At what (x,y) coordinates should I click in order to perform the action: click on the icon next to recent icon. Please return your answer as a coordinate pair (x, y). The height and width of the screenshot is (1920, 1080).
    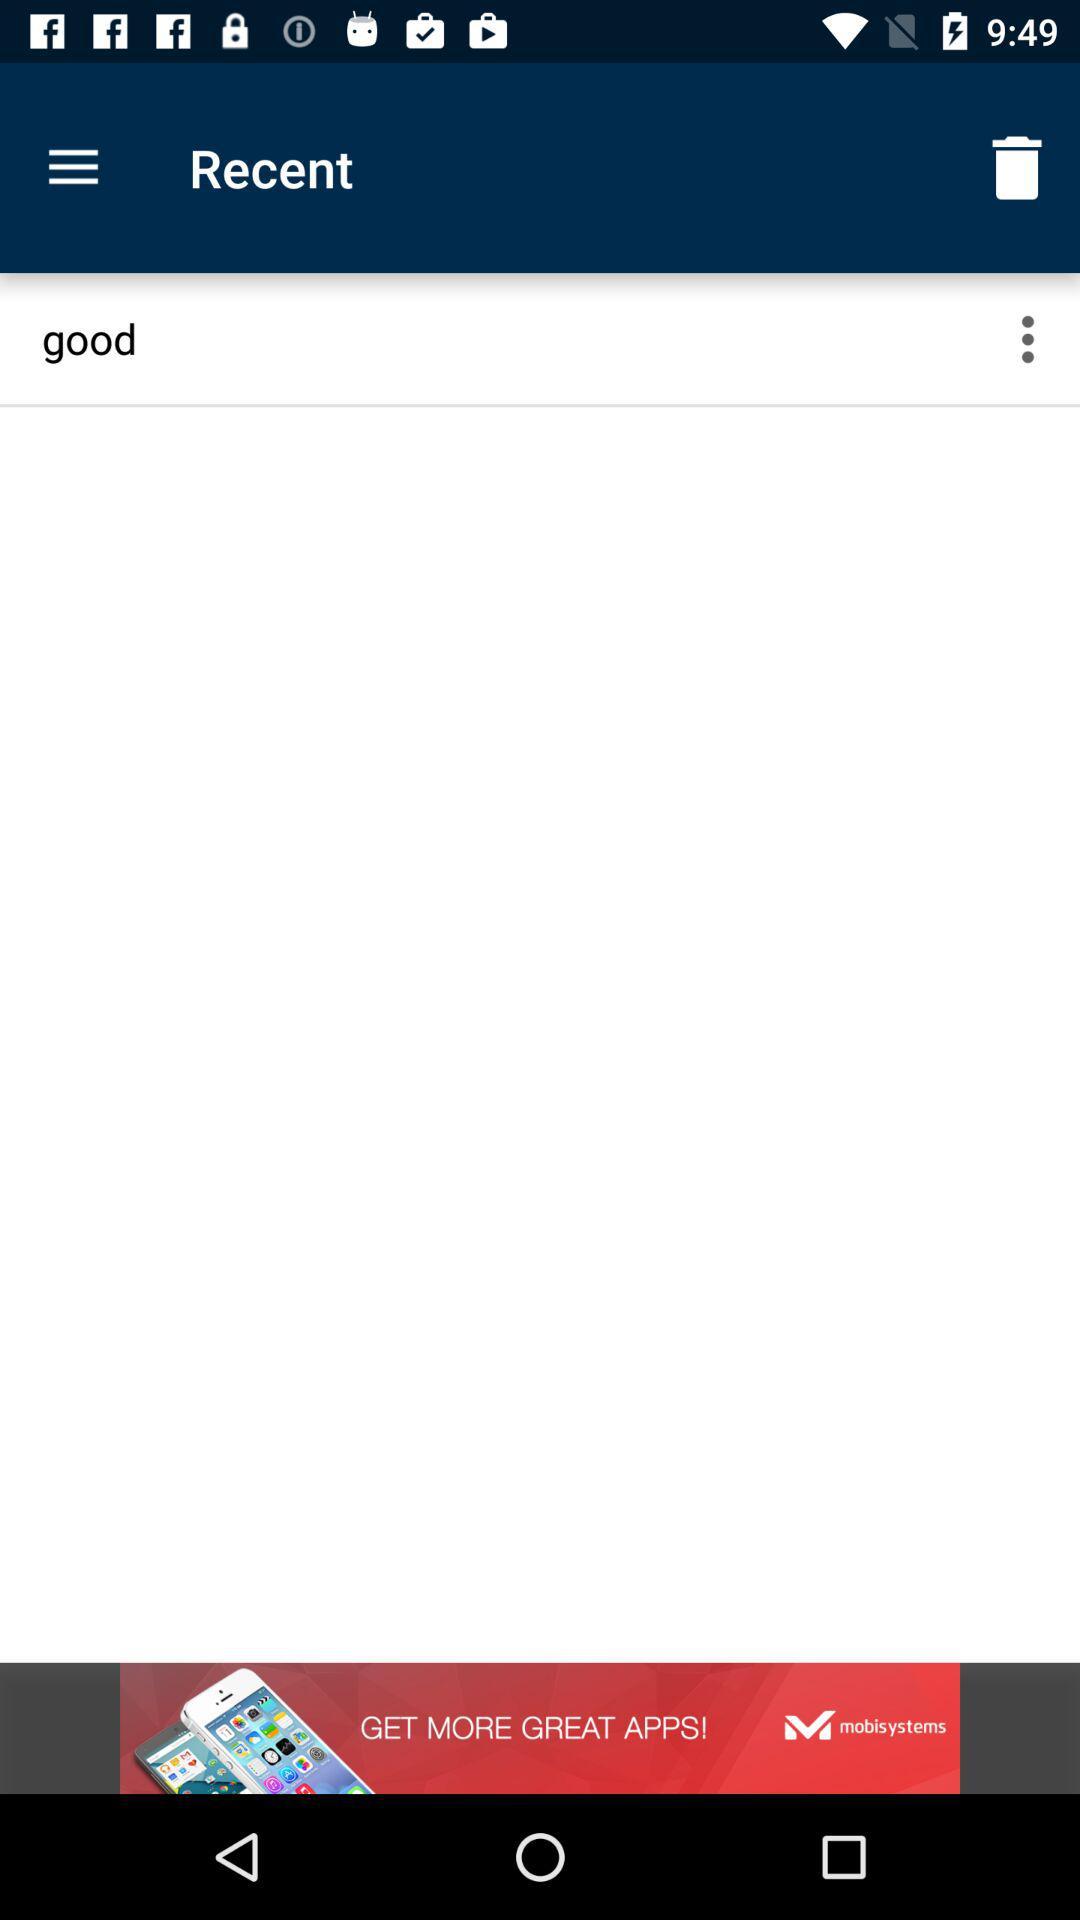
    Looking at the image, I should click on (72, 168).